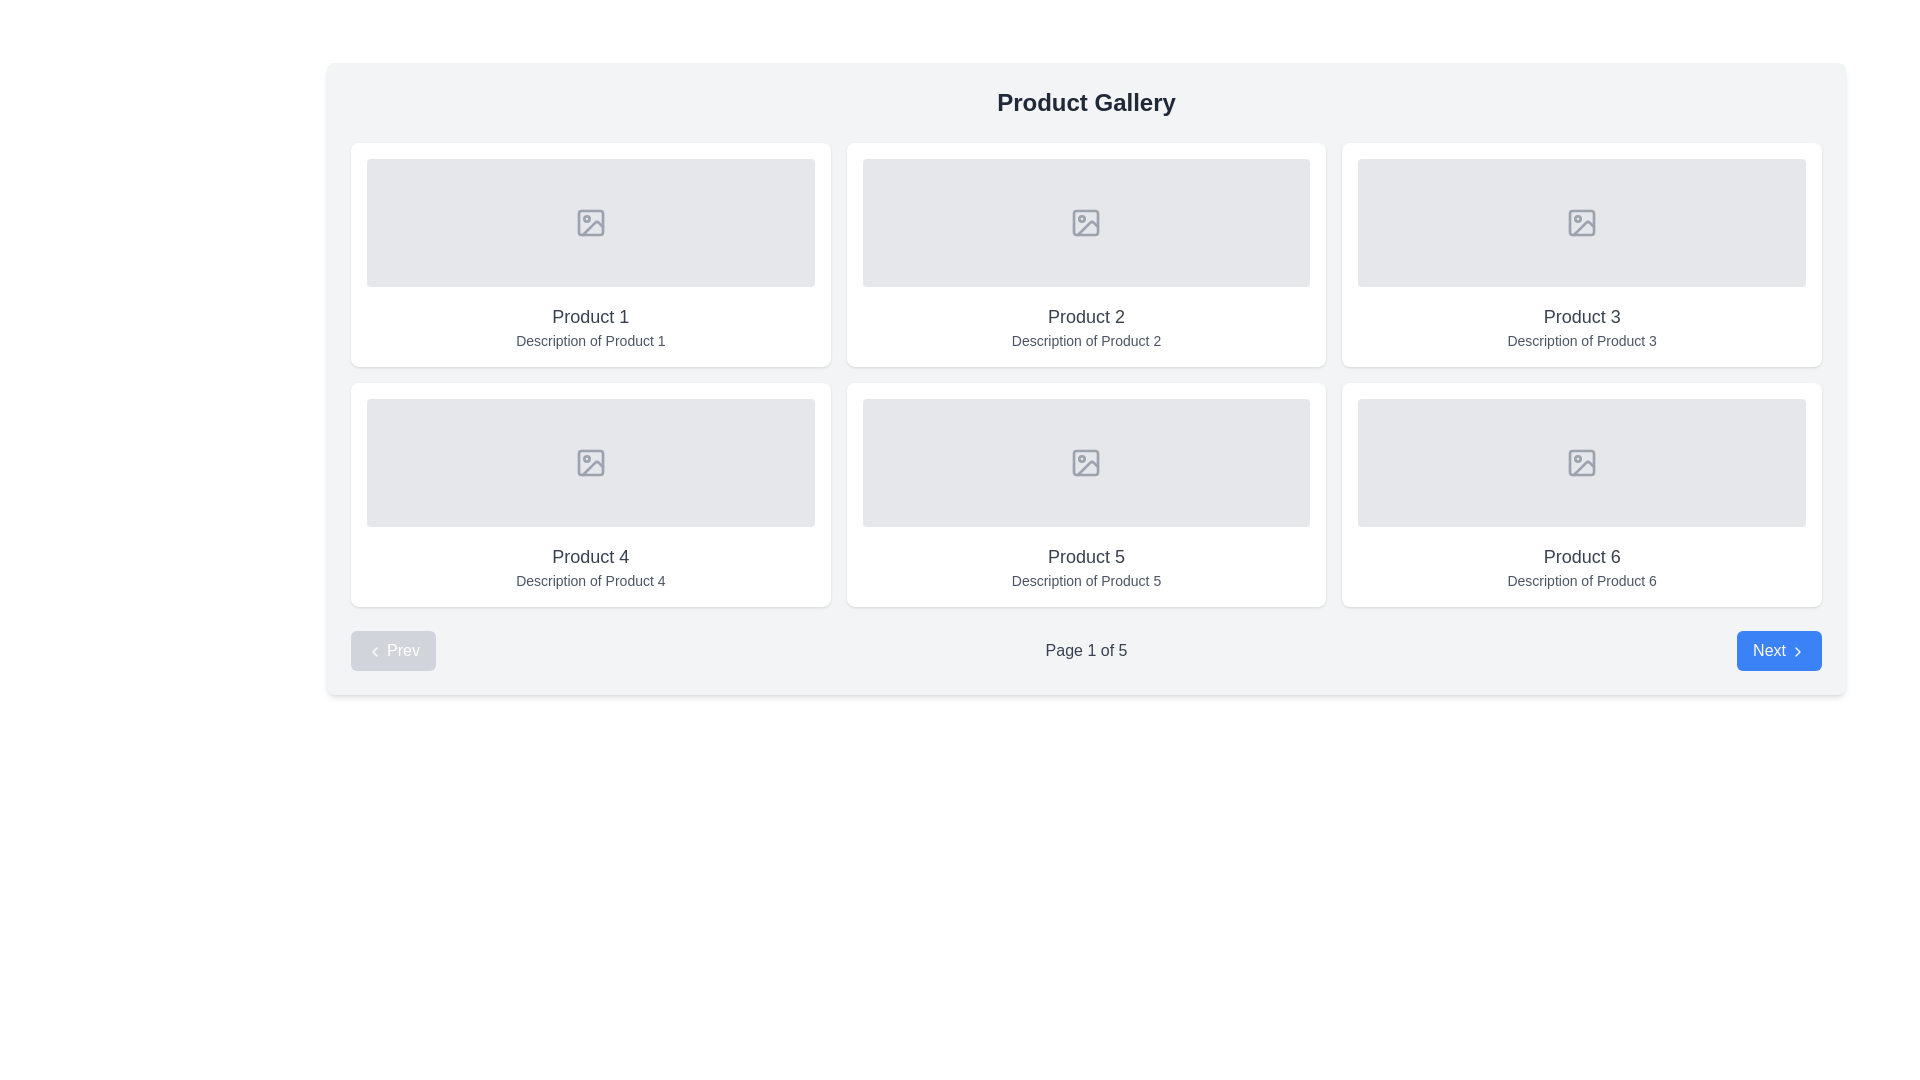  What do you see at coordinates (1085, 462) in the screenshot?
I see `the prominent image placeholder with a light gray background, which contains a minimalistic image icon, located in the central area of the card titled 'Product 5'` at bounding box center [1085, 462].